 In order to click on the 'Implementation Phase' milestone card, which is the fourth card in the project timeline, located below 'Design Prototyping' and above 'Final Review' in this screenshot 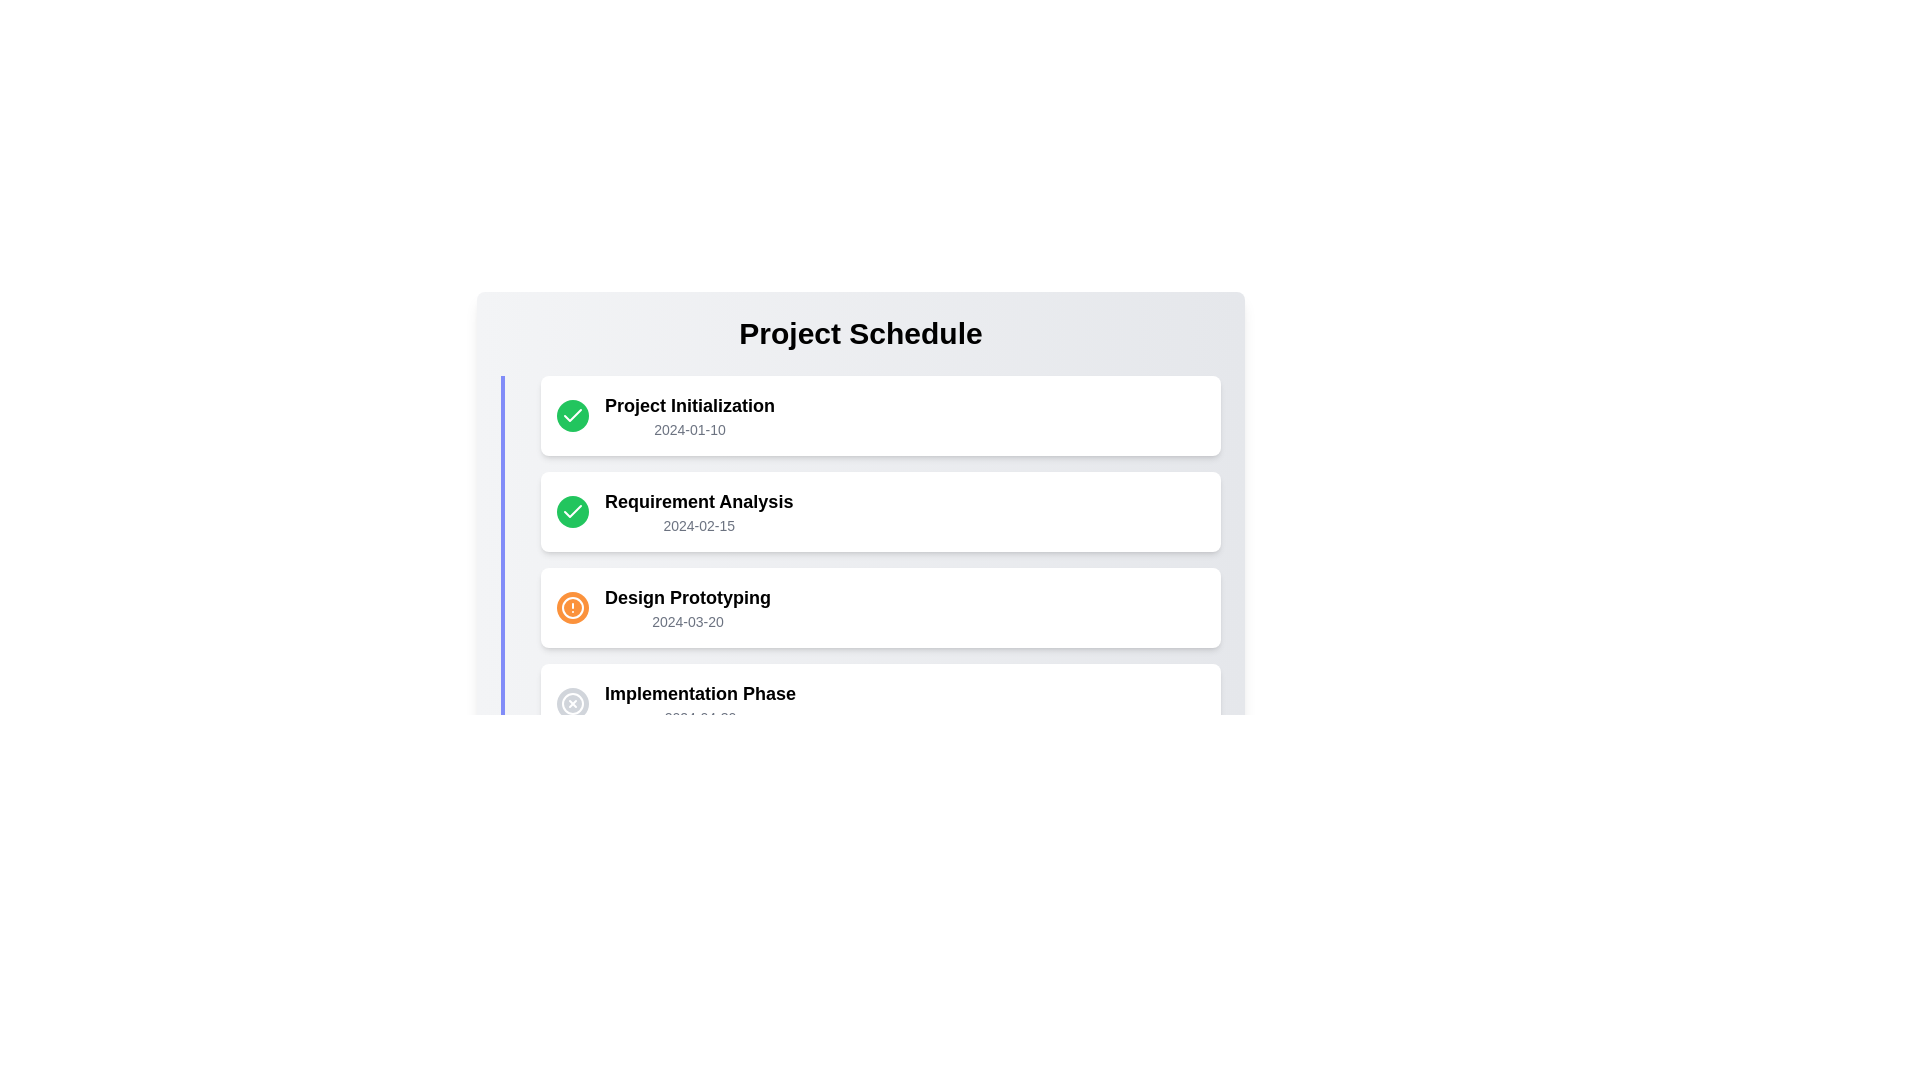, I will do `click(880, 703)`.